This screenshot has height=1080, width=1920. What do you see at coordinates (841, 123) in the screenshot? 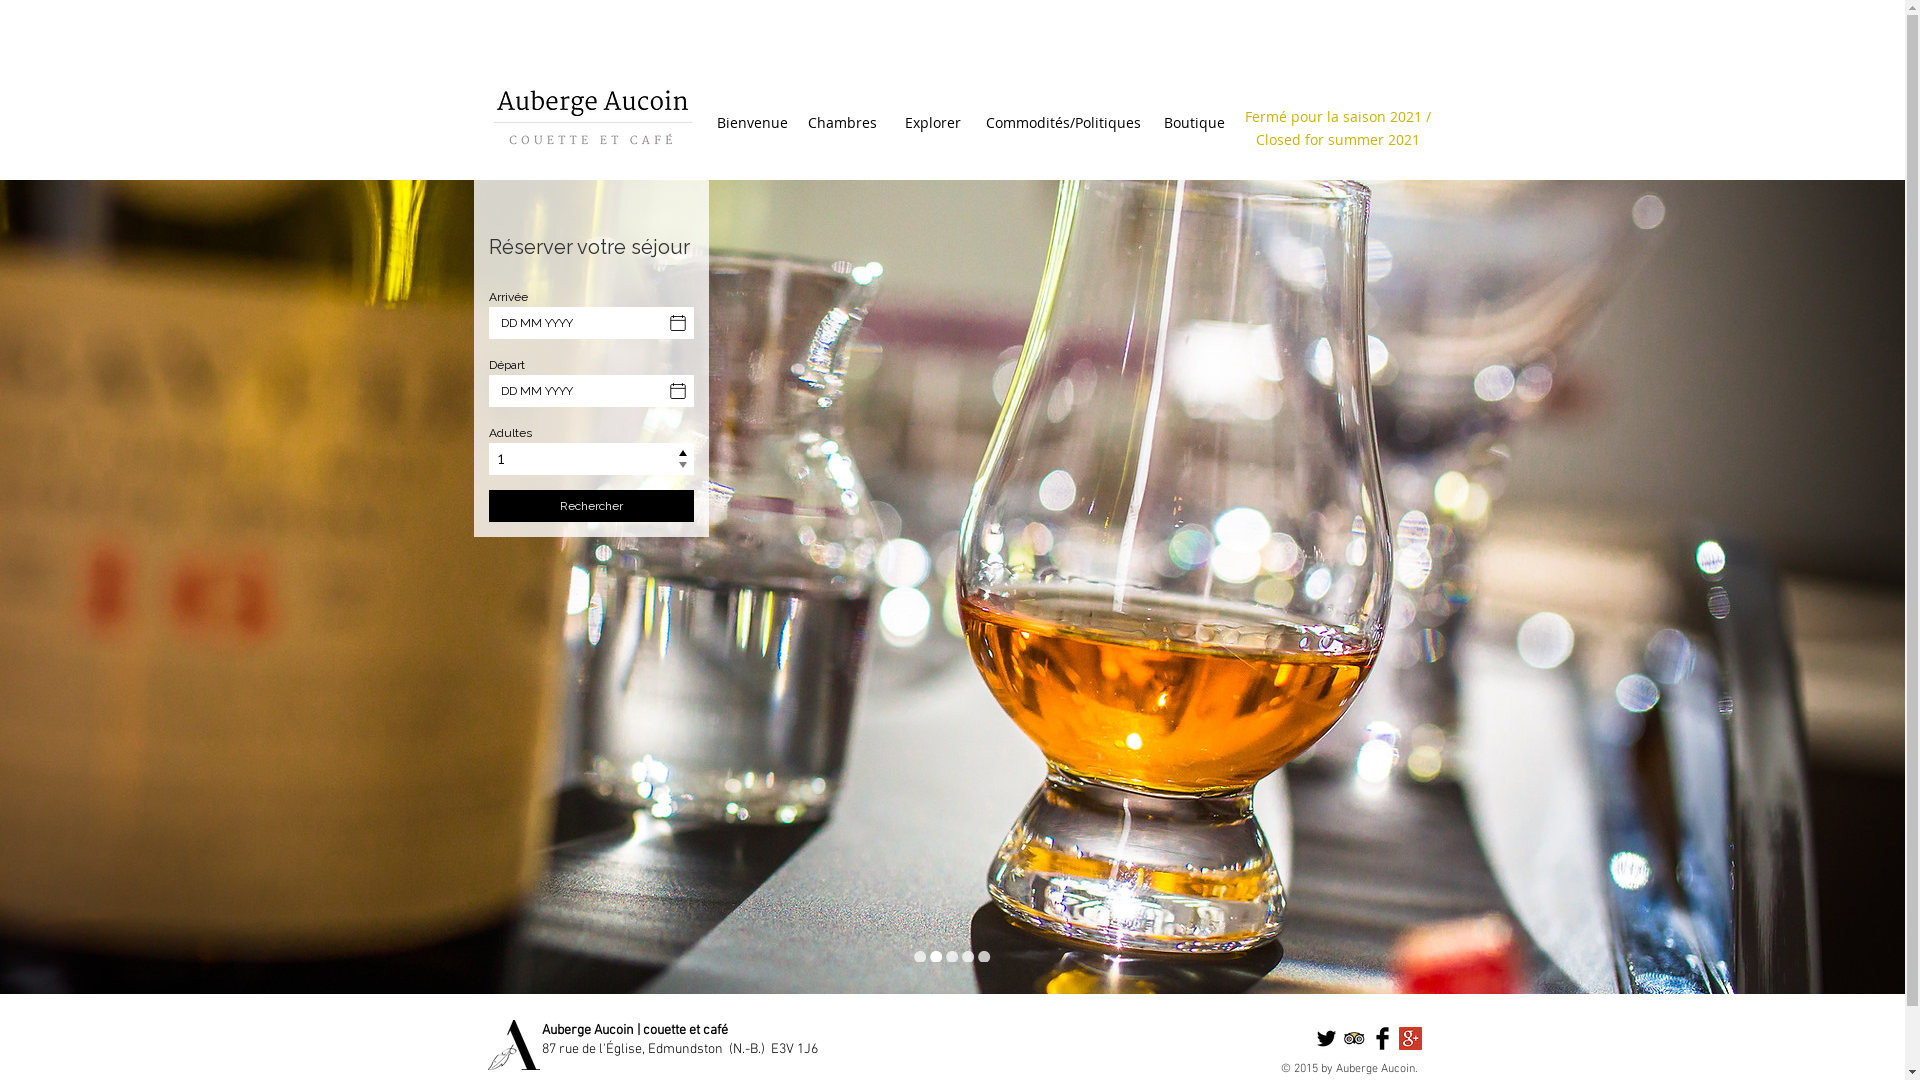
I see `'Chambres'` at bounding box center [841, 123].